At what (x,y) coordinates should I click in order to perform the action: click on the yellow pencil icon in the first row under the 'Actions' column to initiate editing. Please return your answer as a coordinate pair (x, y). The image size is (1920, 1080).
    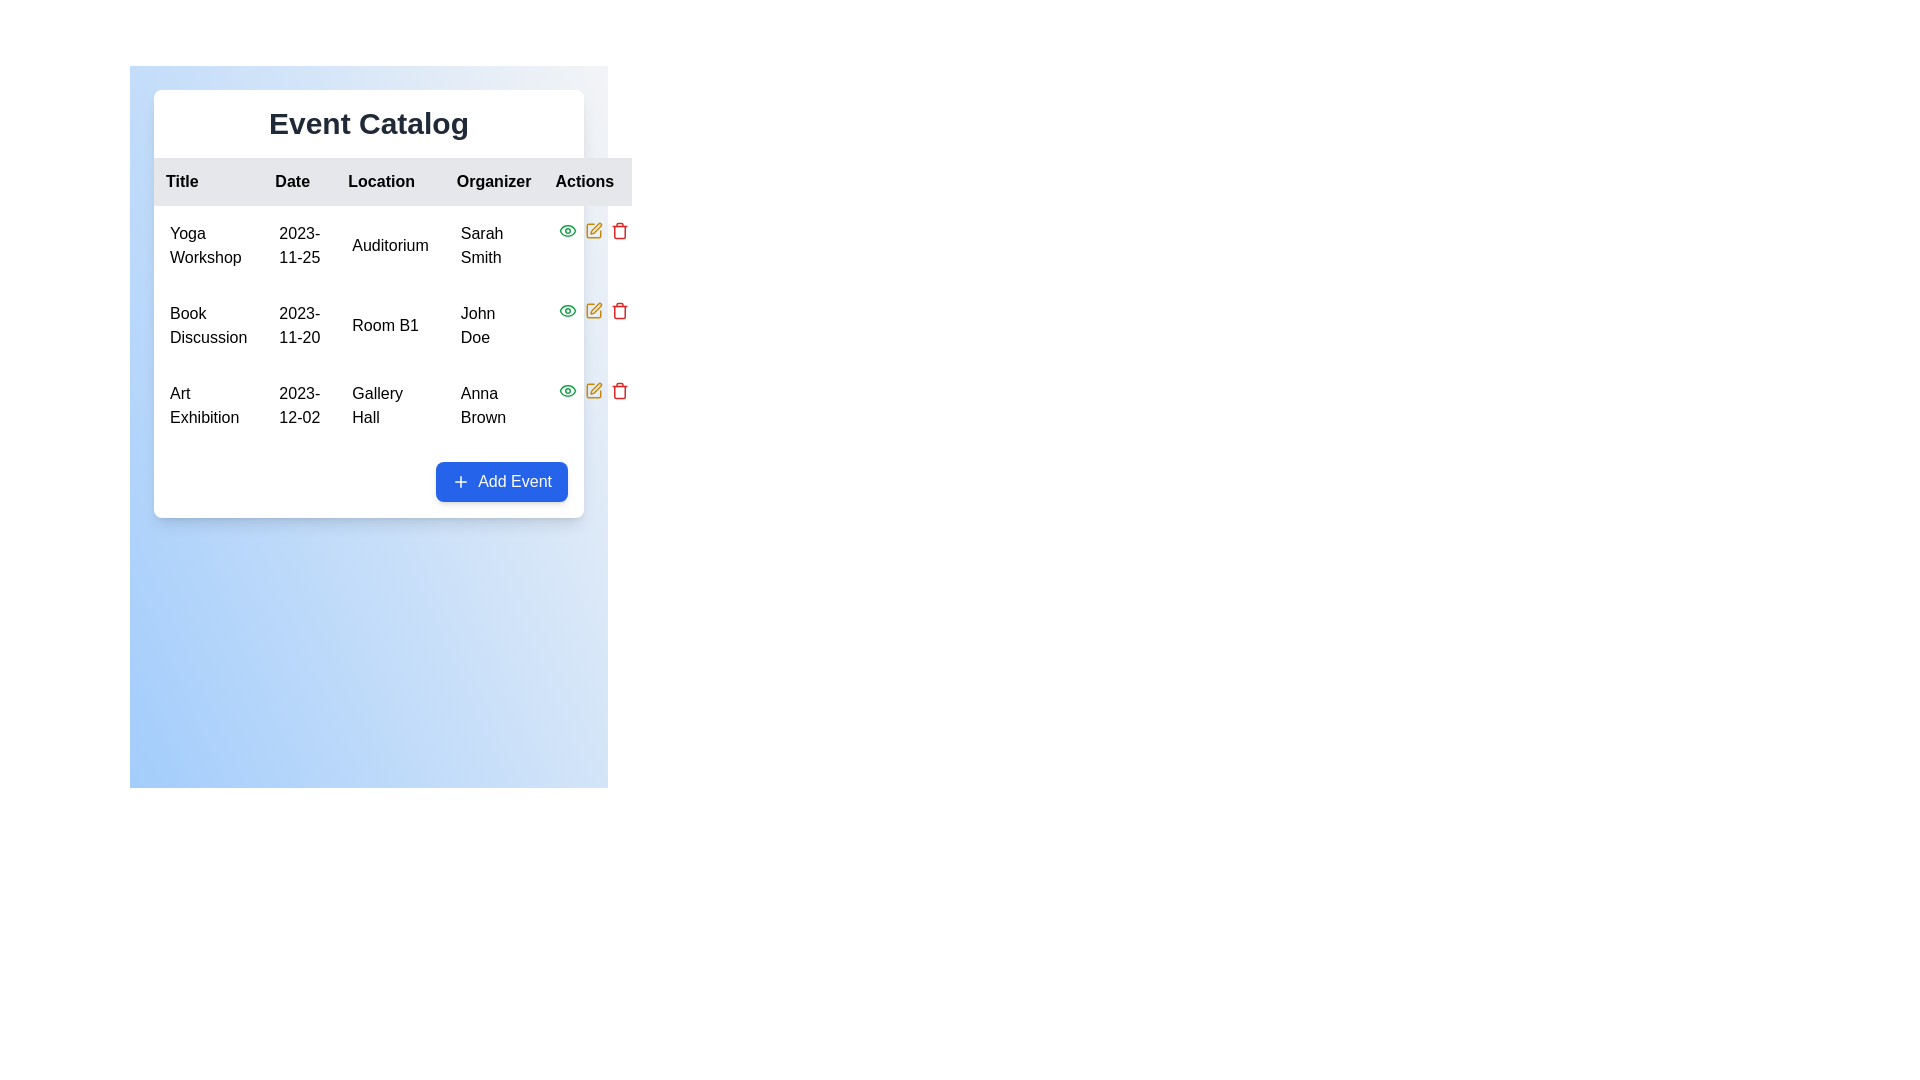
    Looking at the image, I should click on (593, 230).